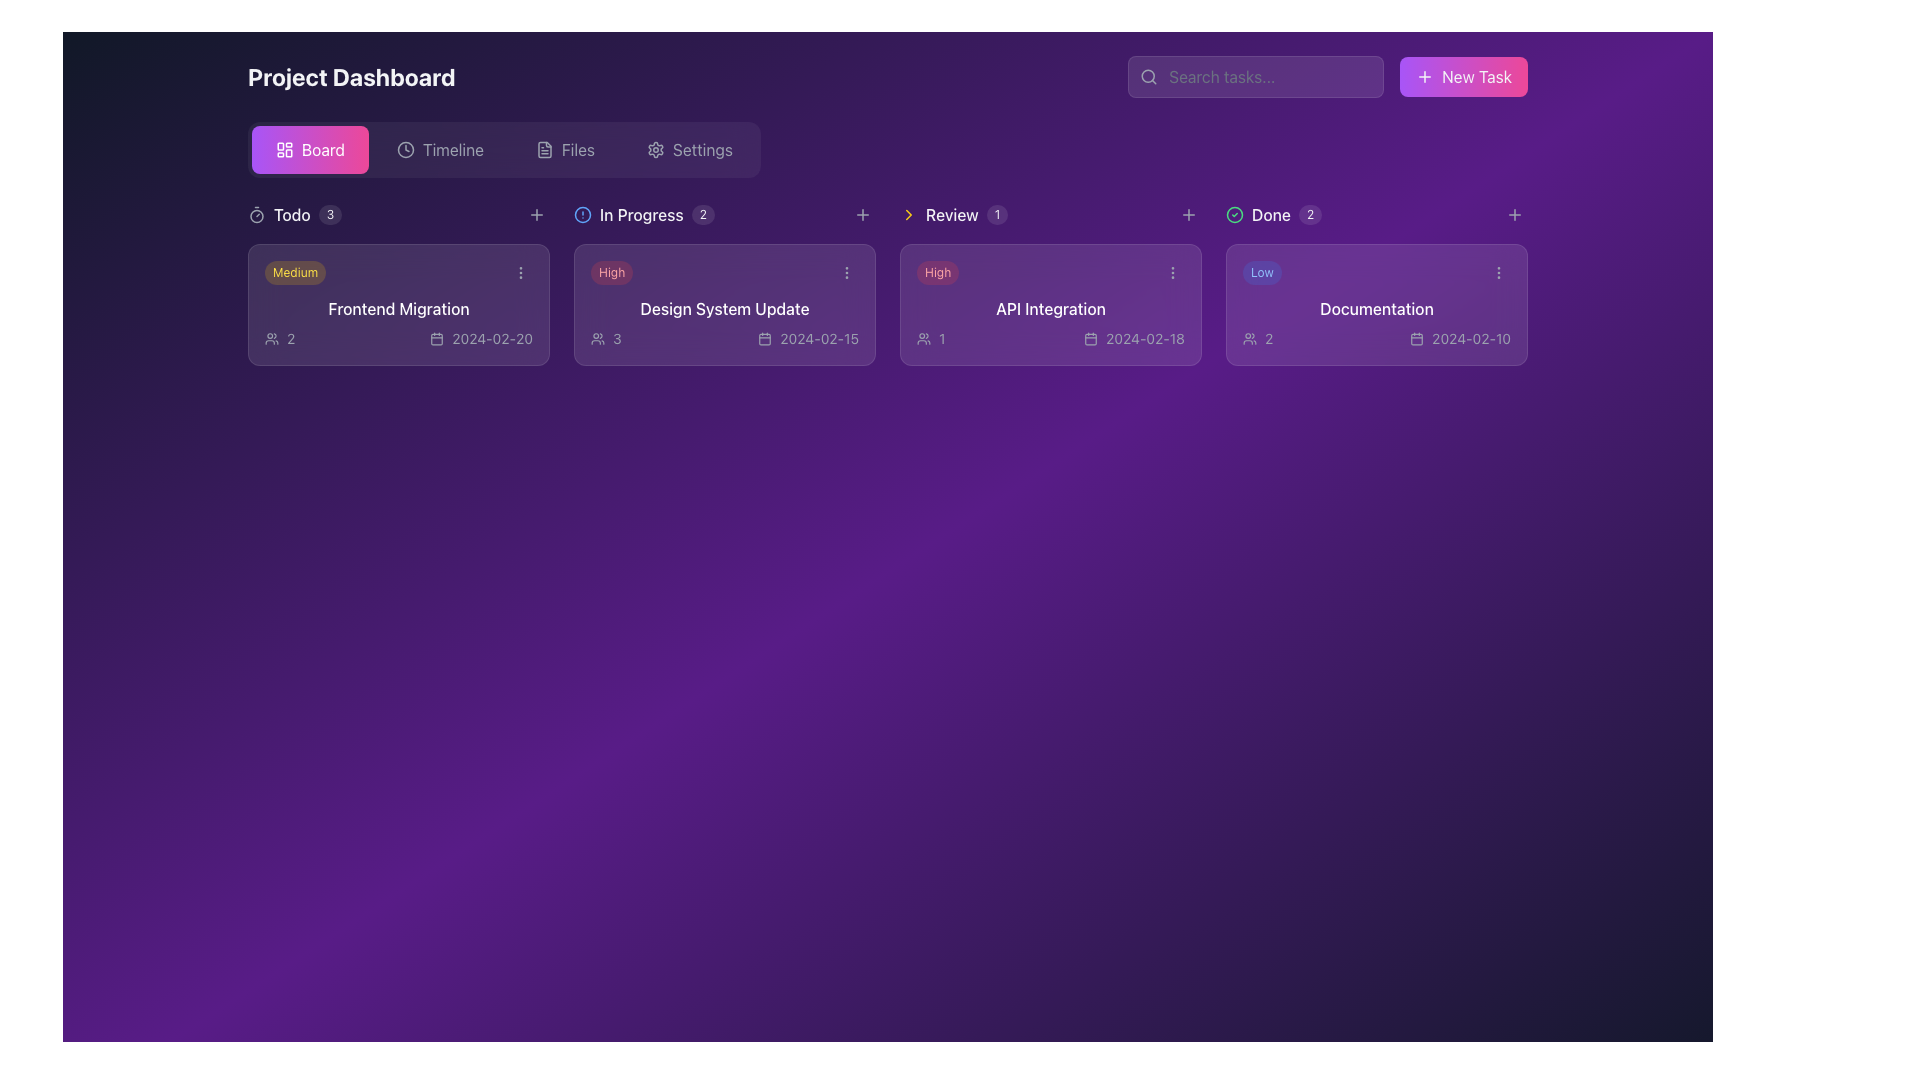 This screenshot has width=1920, height=1080. I want to click on the outline-styled icon of people representing a group or team, which is positioned to the left of the text label '1', so click(923, 338).